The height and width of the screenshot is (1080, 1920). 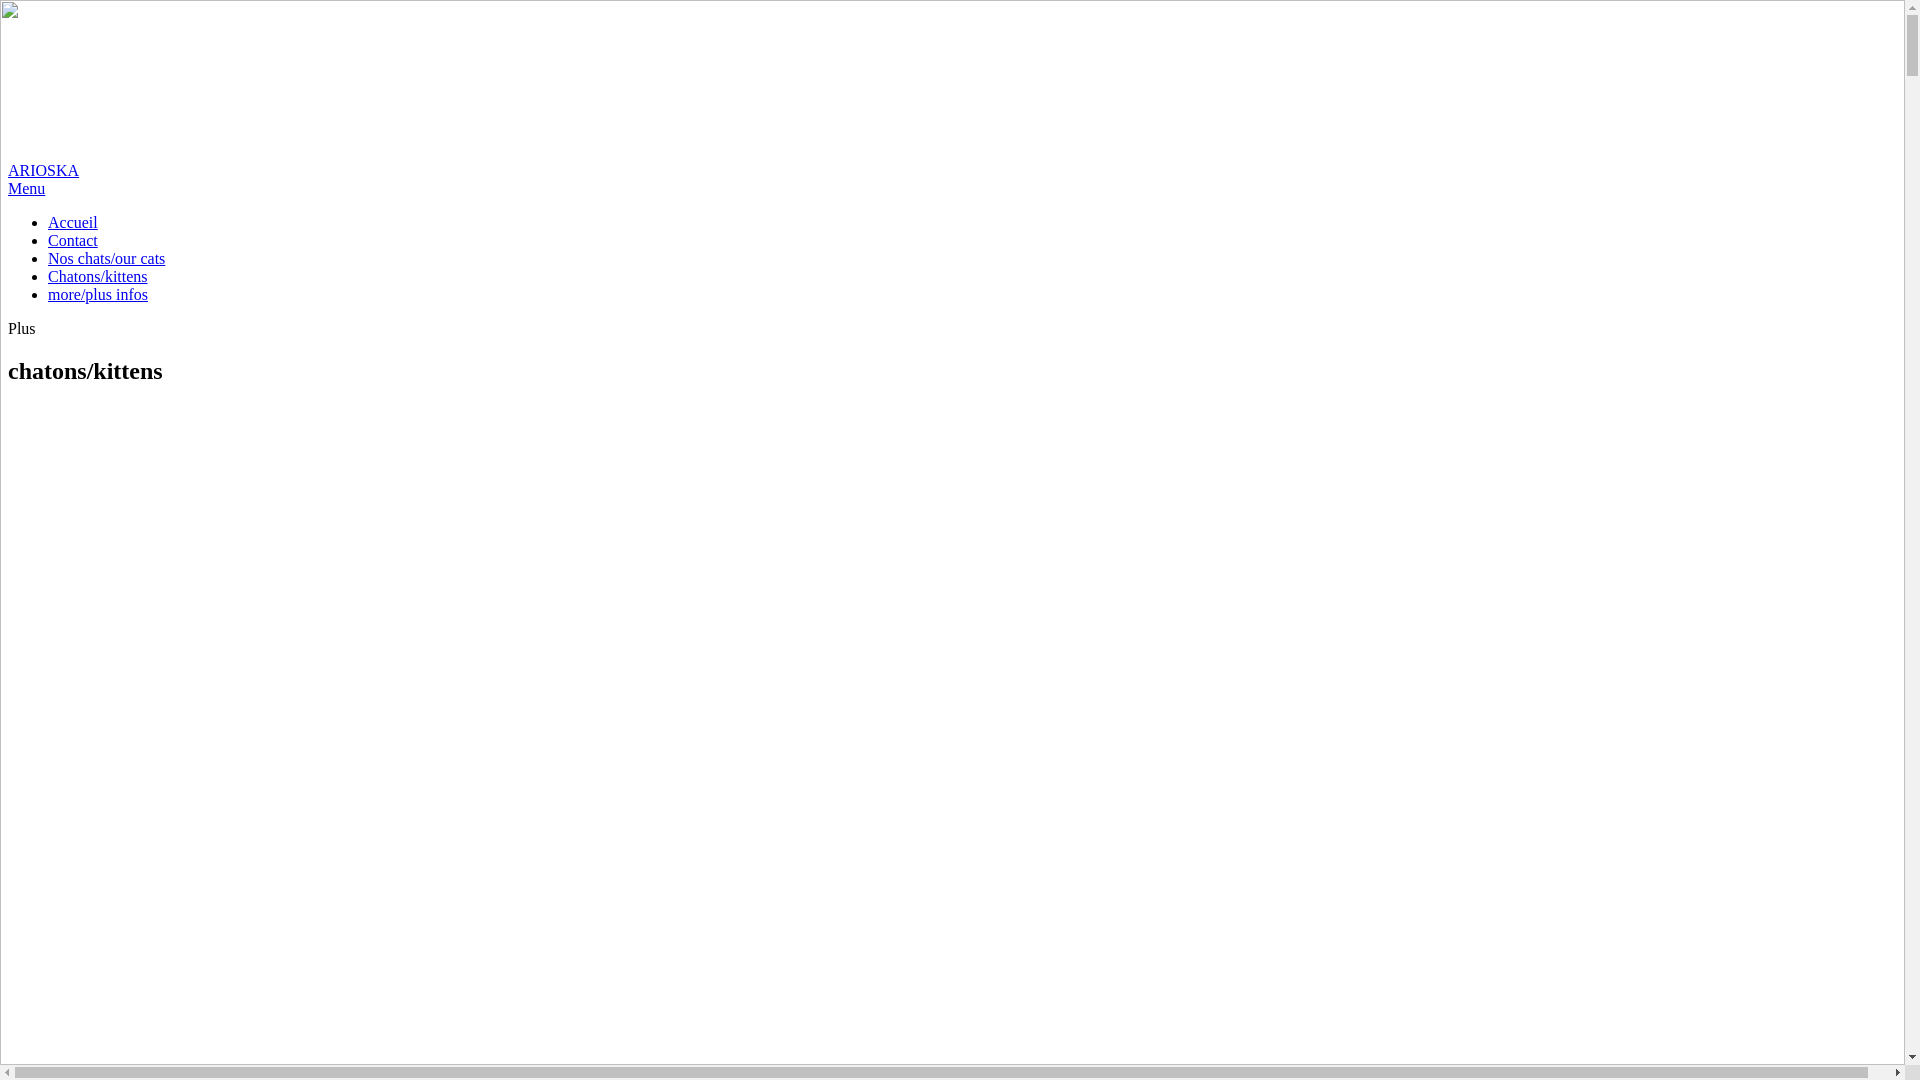 What do you see at coordinates (26, 188) in the screenshot?
I see `'Menu'` at bounding box center [26, 188].